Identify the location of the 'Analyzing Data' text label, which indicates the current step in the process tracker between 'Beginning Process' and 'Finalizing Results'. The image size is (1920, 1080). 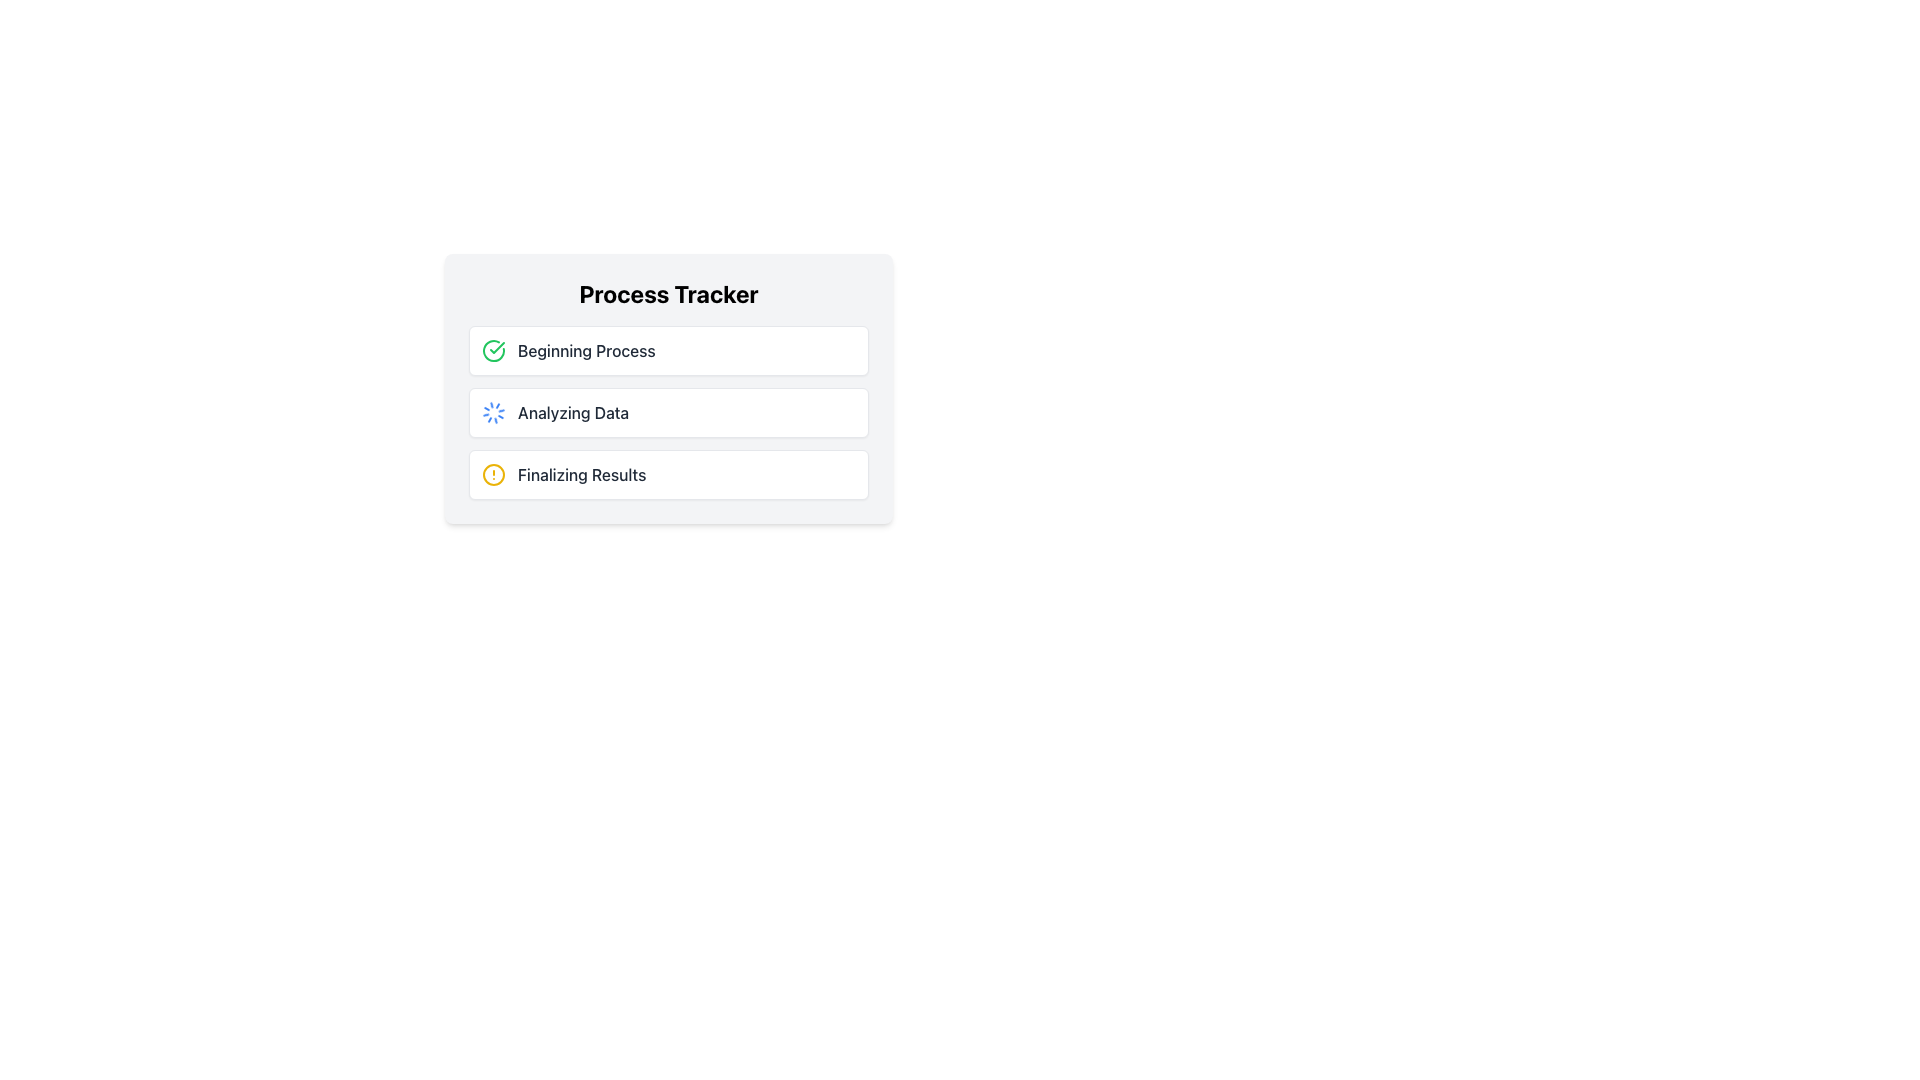
(572, 411).